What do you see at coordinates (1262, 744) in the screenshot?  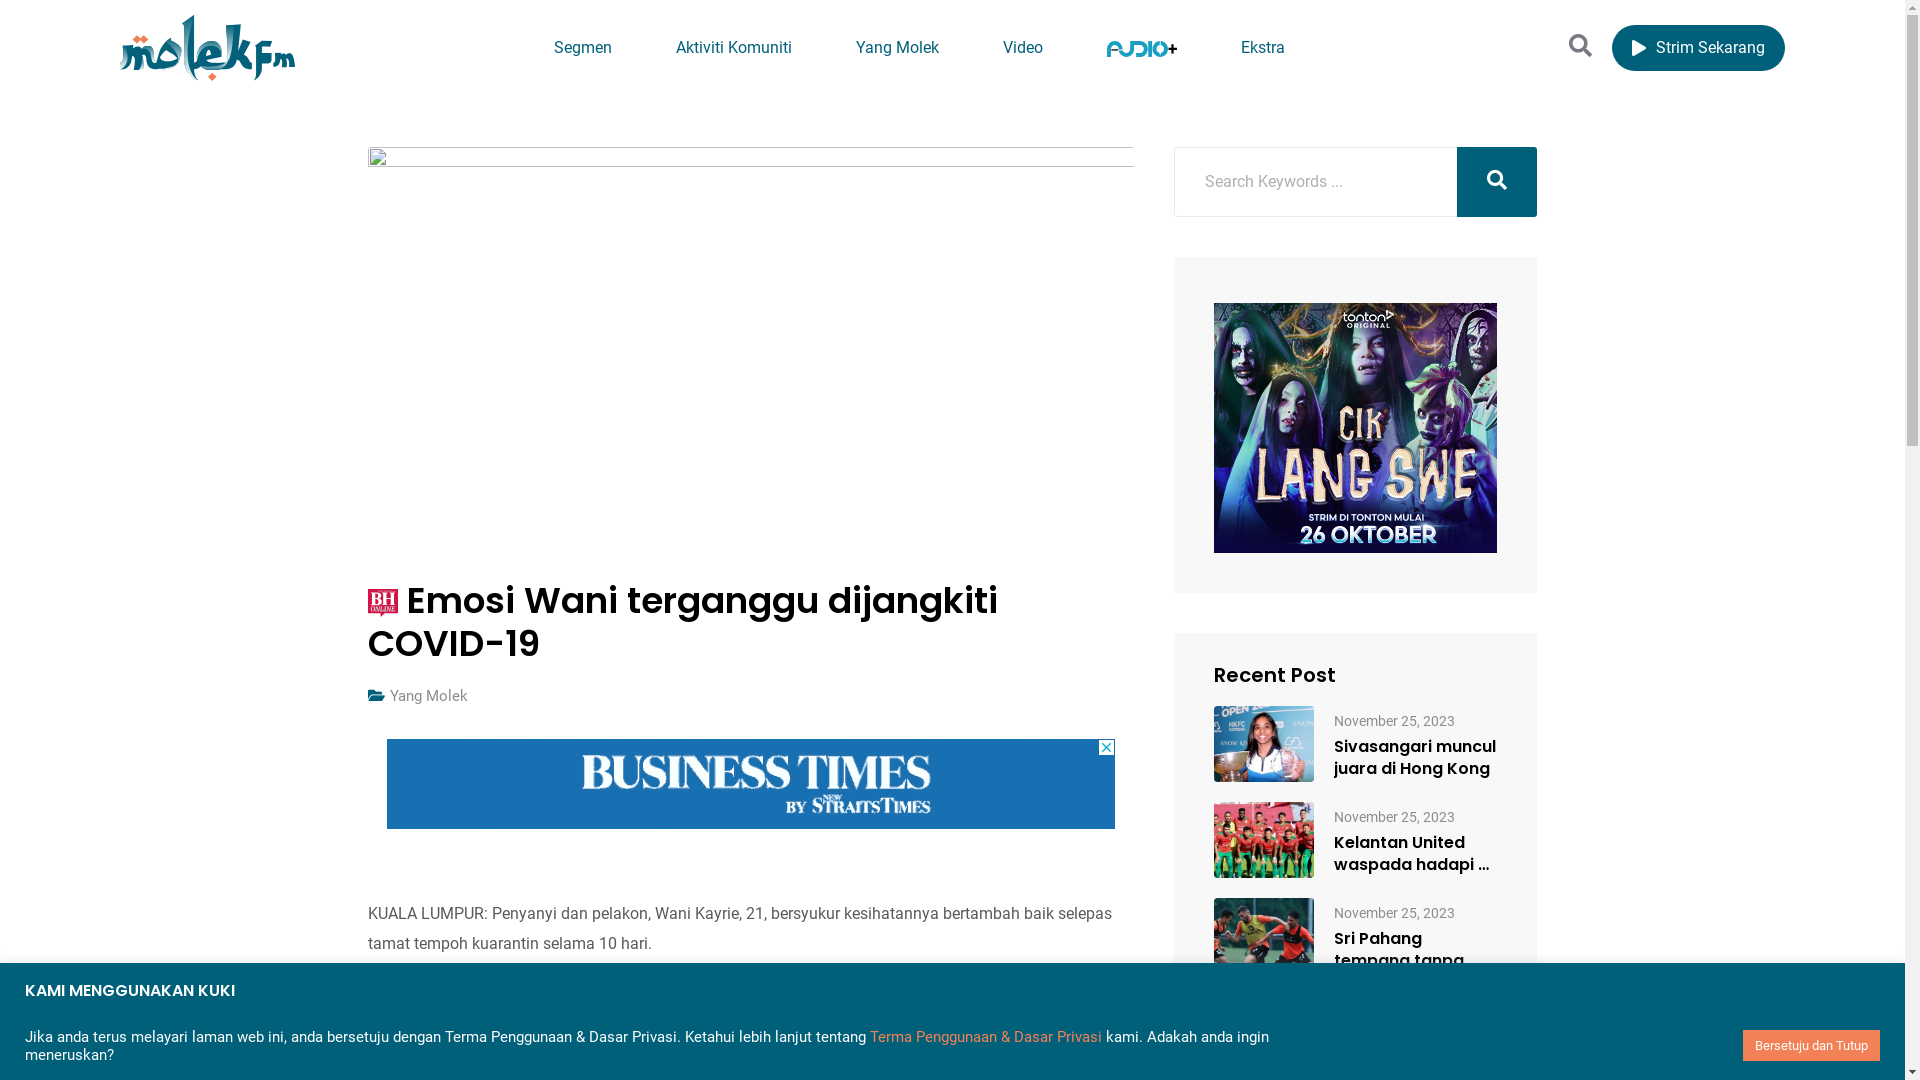 I see `' Sivasangari muncul juara di Hong Kong'` at bounding box center [1262, 744].